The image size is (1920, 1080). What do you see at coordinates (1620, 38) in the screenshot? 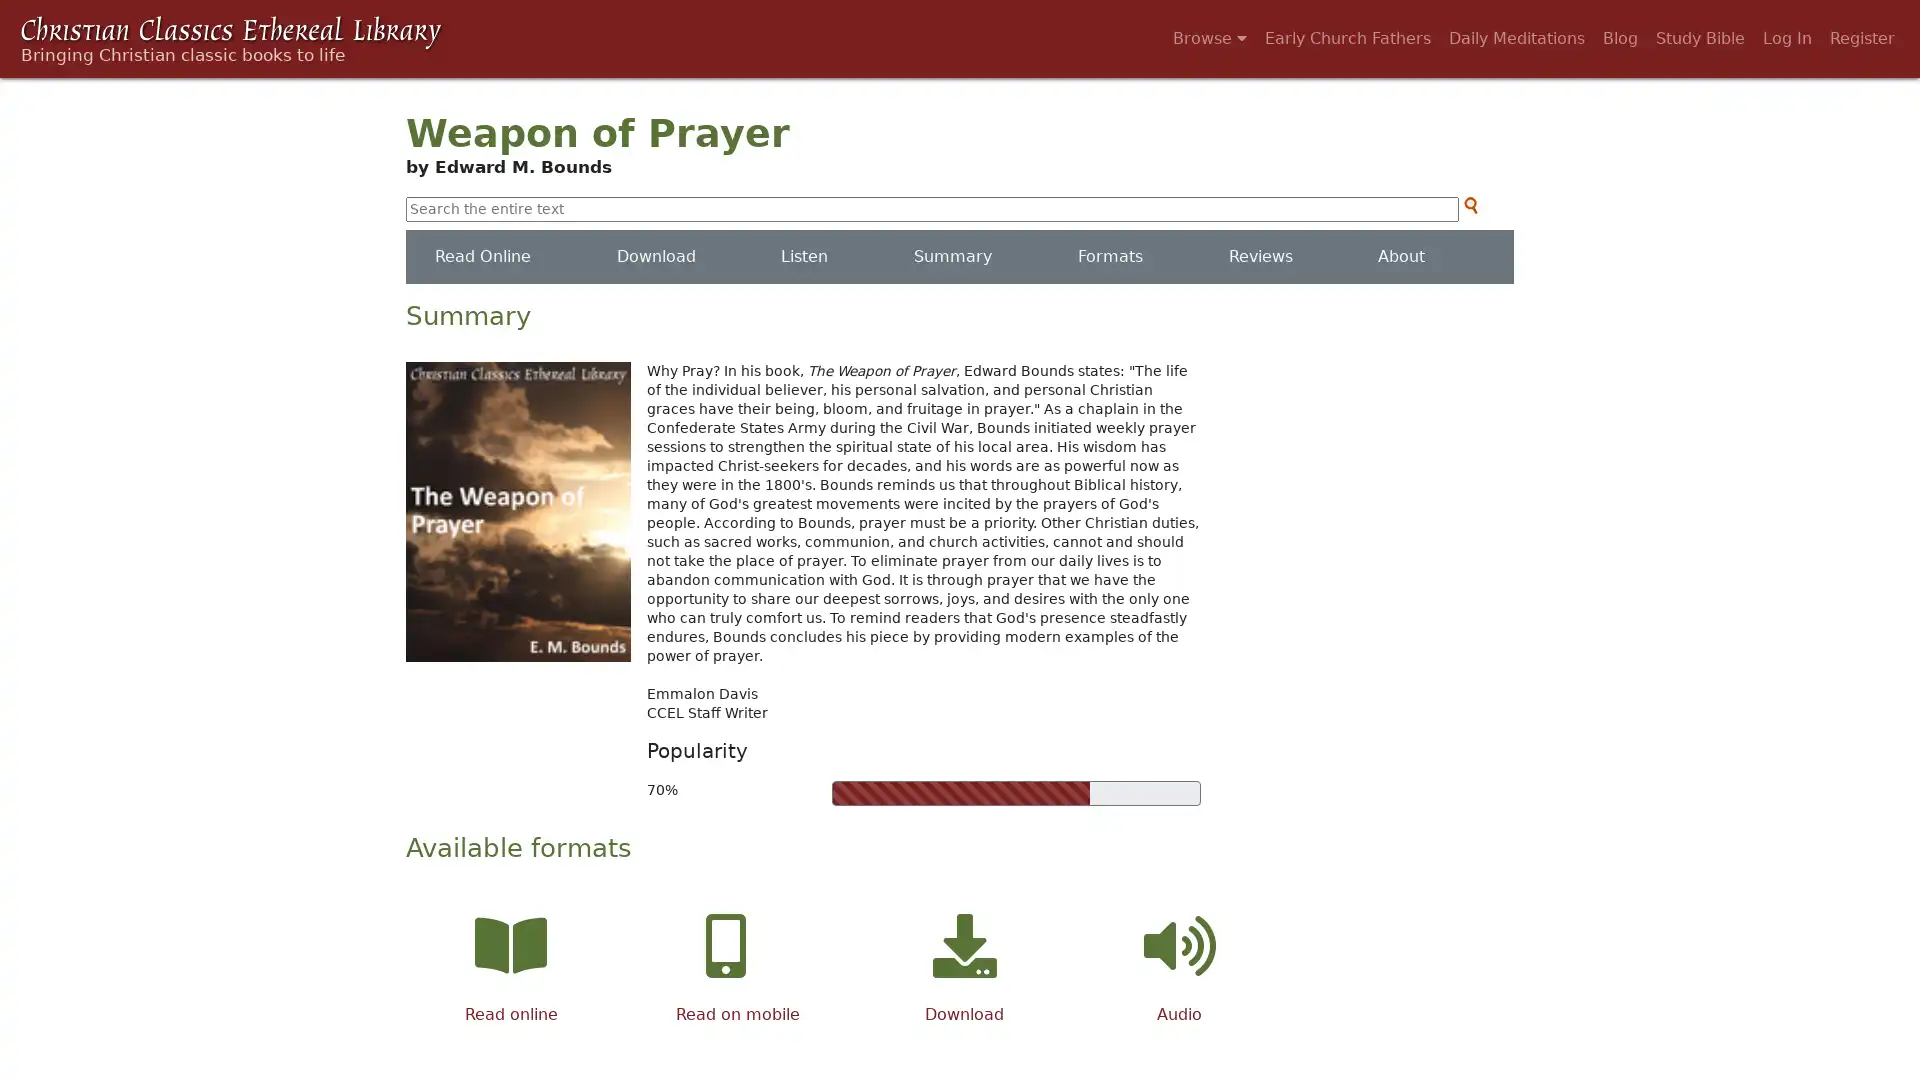
I see `Blog` at bounding box center [1620, 38].